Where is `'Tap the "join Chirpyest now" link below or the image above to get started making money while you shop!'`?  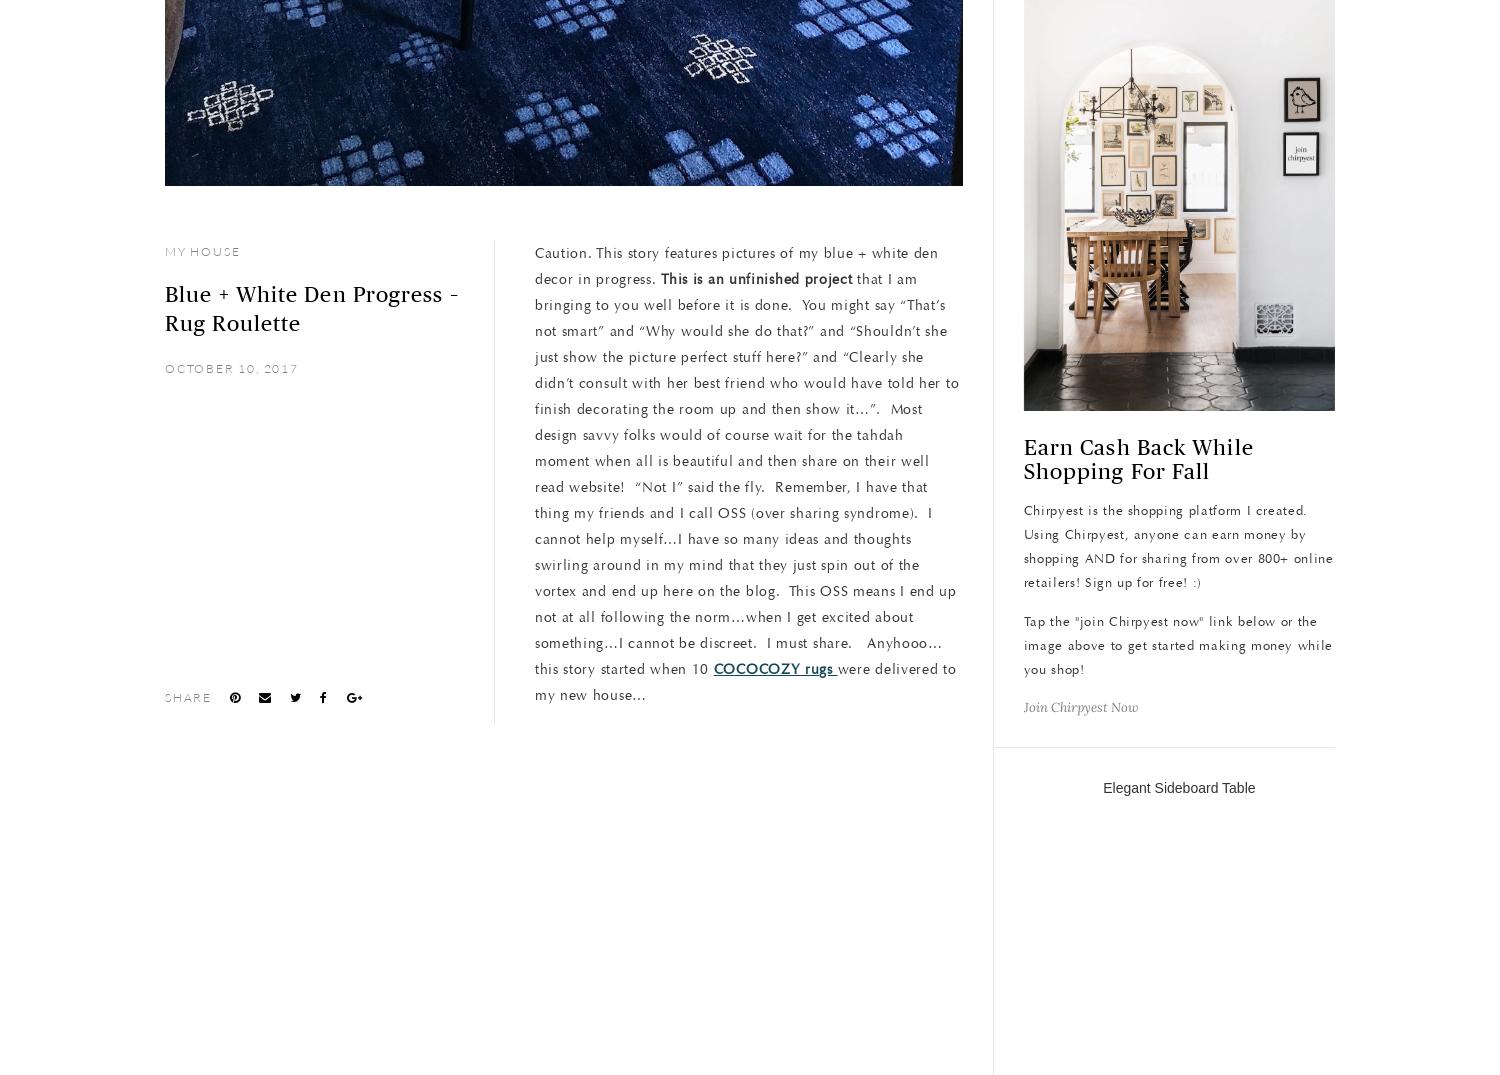 'Tap the "join Chirpyest now" link below or the image above to get started making money while you shop!' is located at coordinates (1177, 645).